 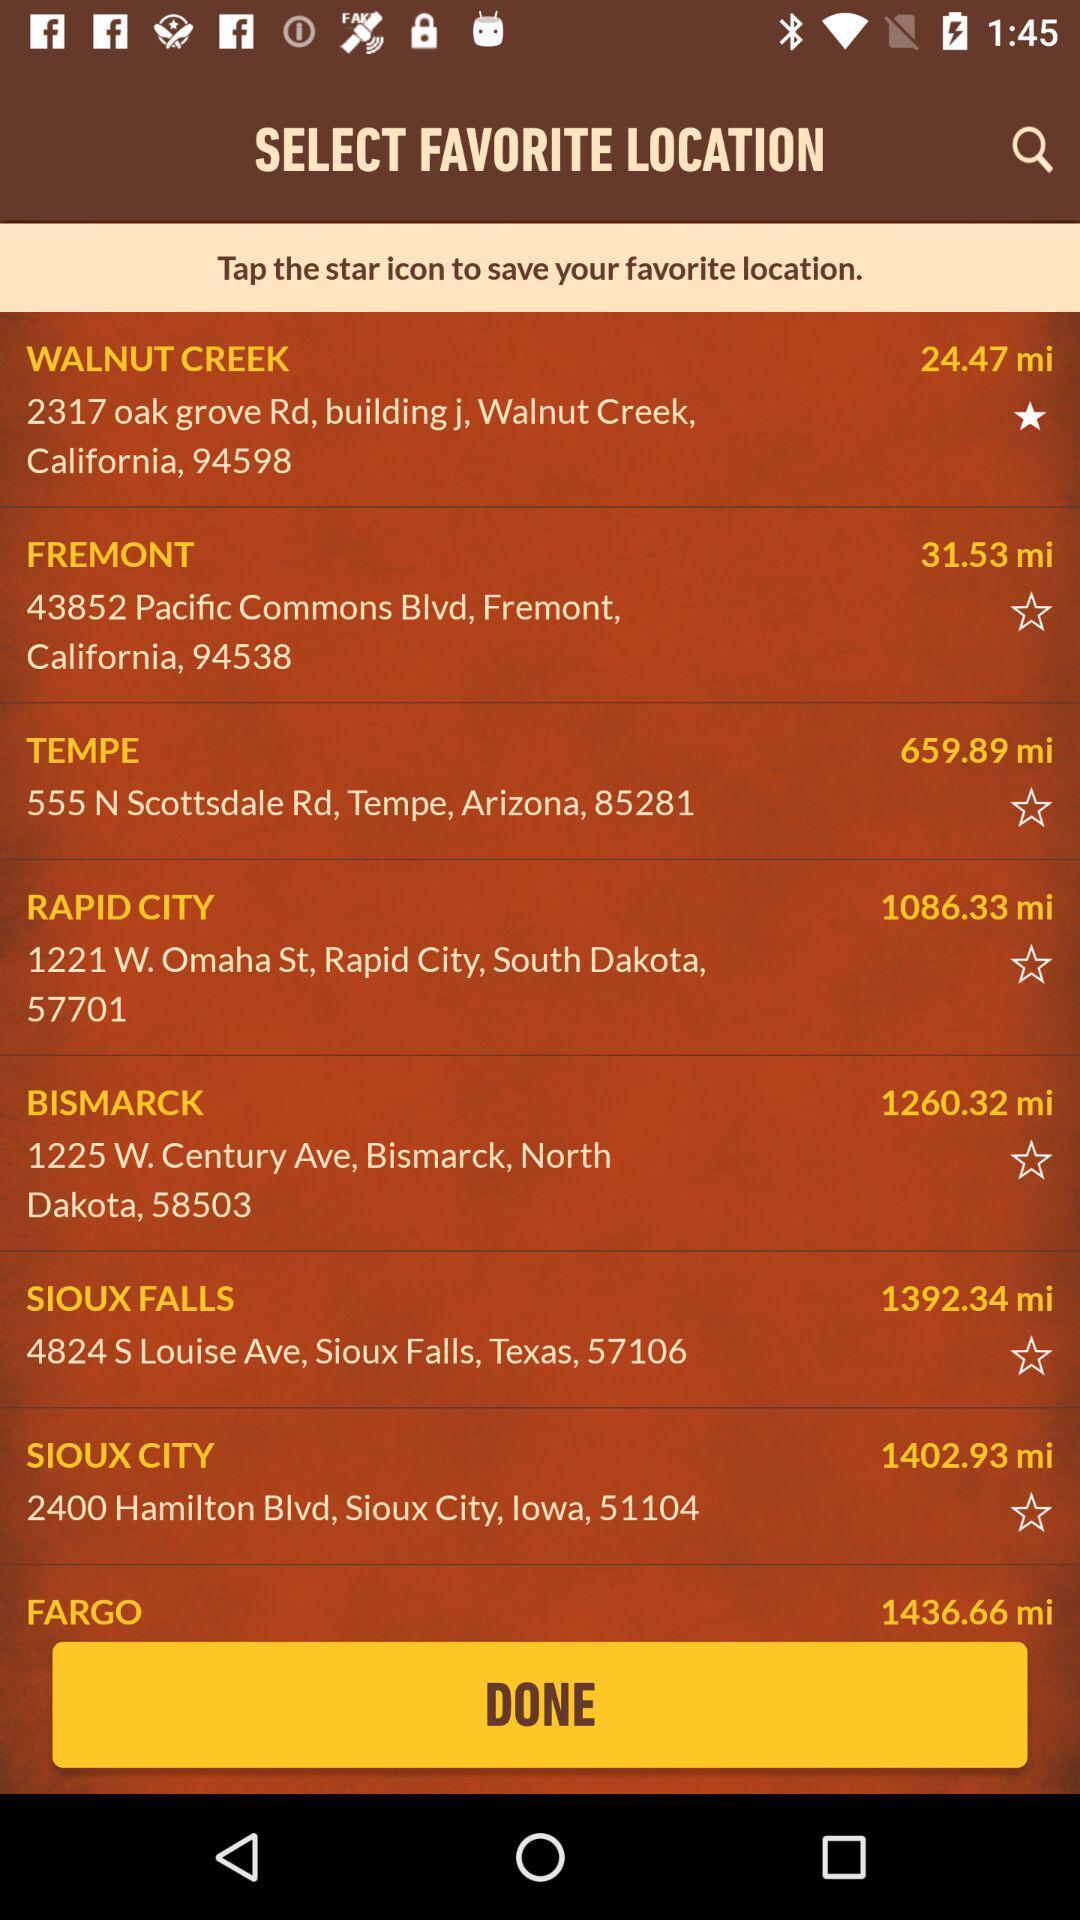 What do you see at coordinates (376, 802) in the screenshot?
I see `the icon below the tempe icon` at bounding box center [376, 802].